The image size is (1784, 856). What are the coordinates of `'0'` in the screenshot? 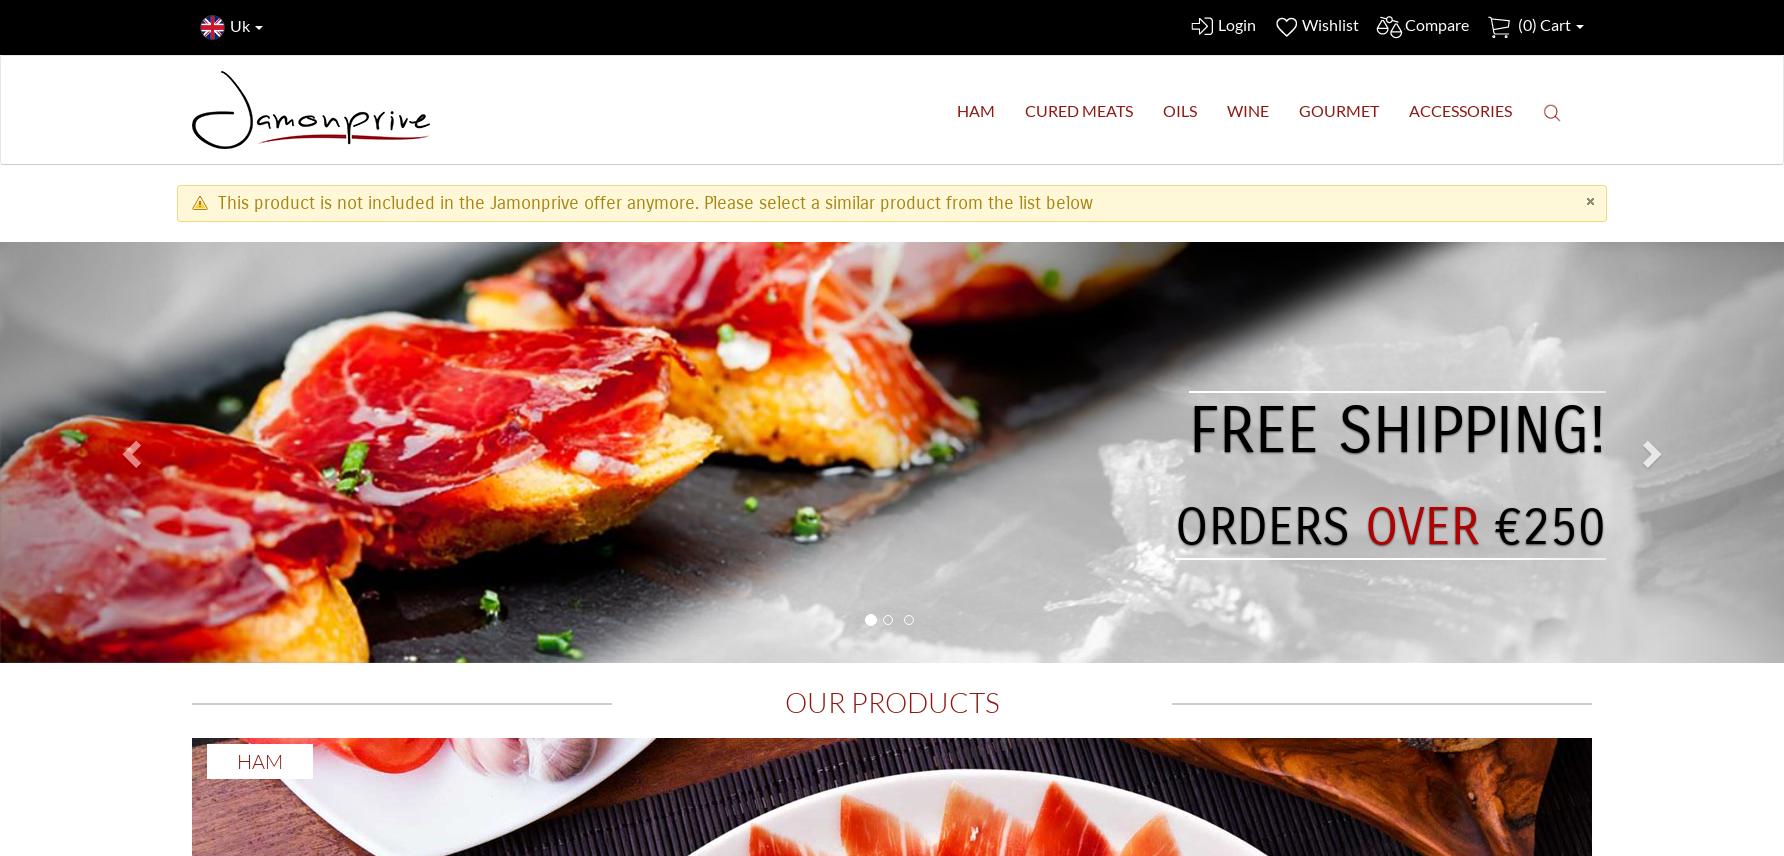 It's located at (1526, 24).